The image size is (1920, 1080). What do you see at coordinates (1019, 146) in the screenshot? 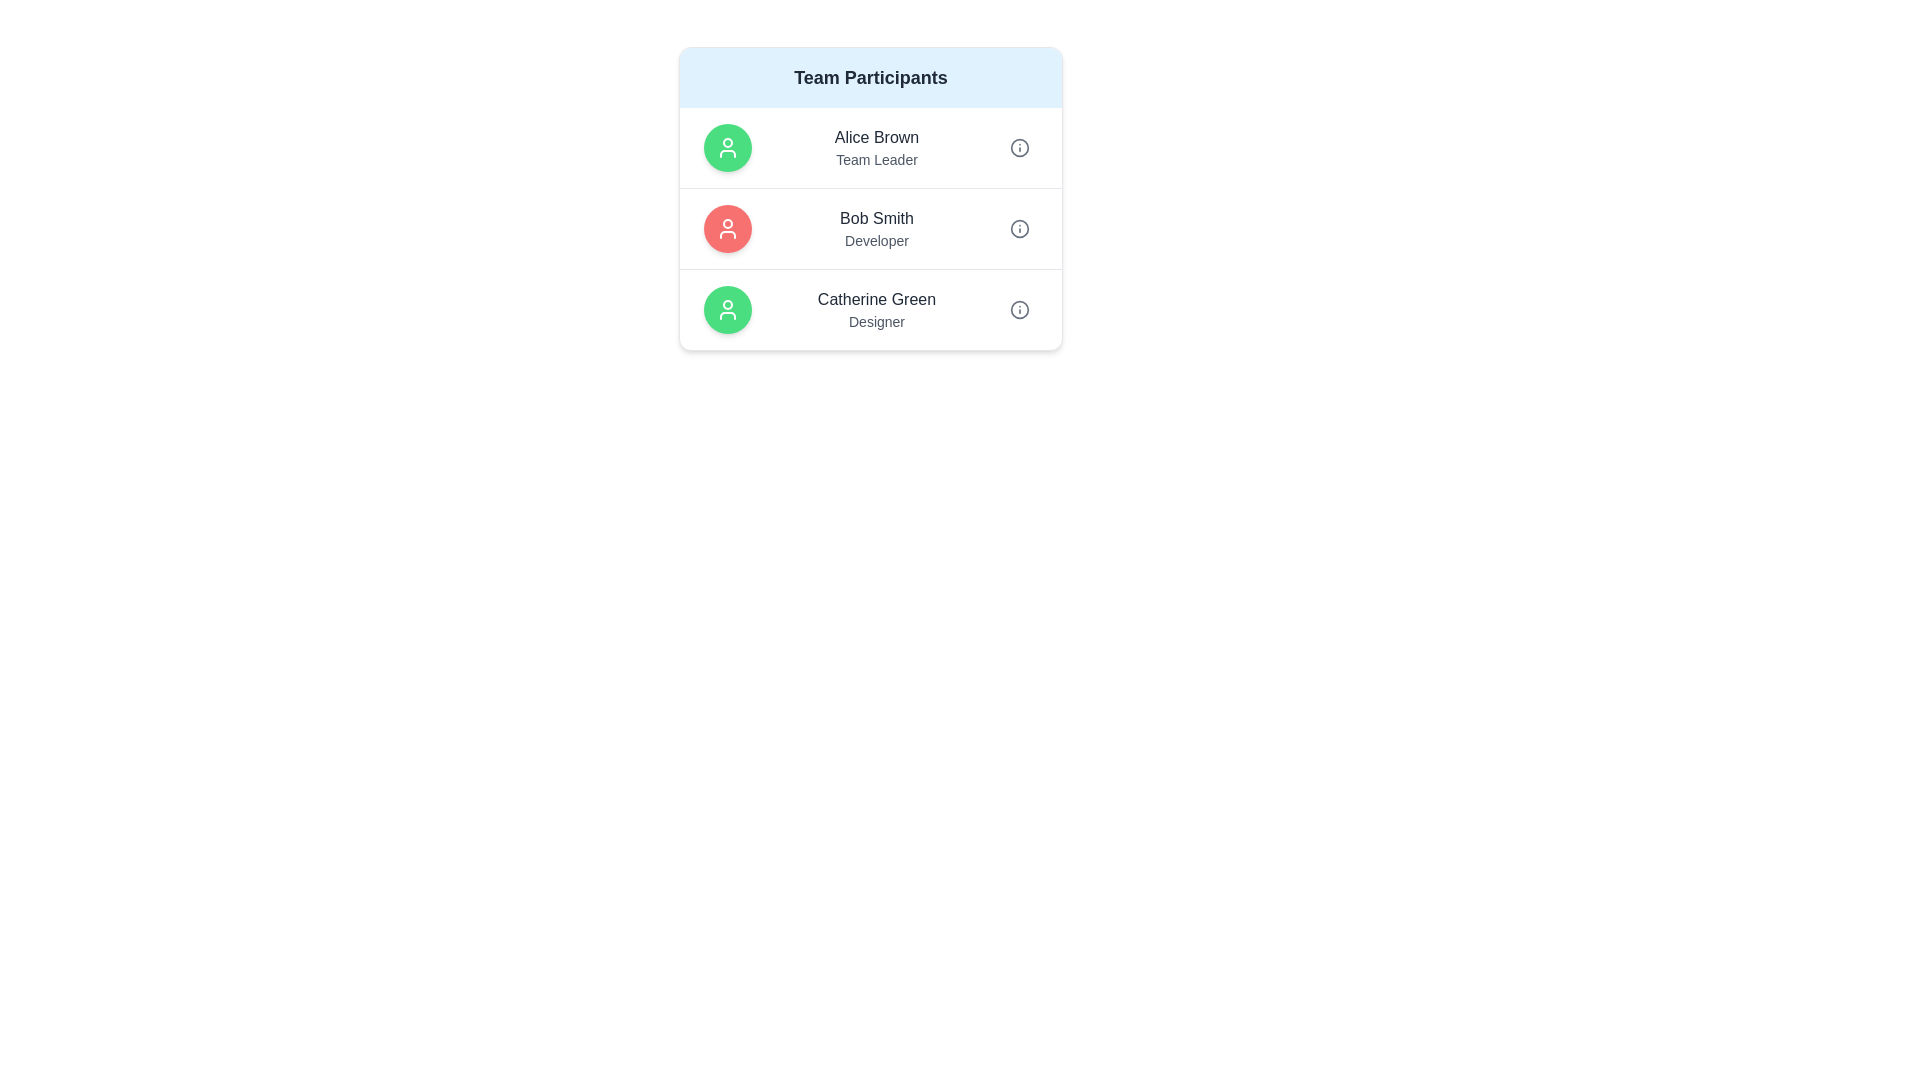
I see `the button located to the right of the text 'Alice Brown' and 'Team Leader'` at bounding box center [1019, 146].